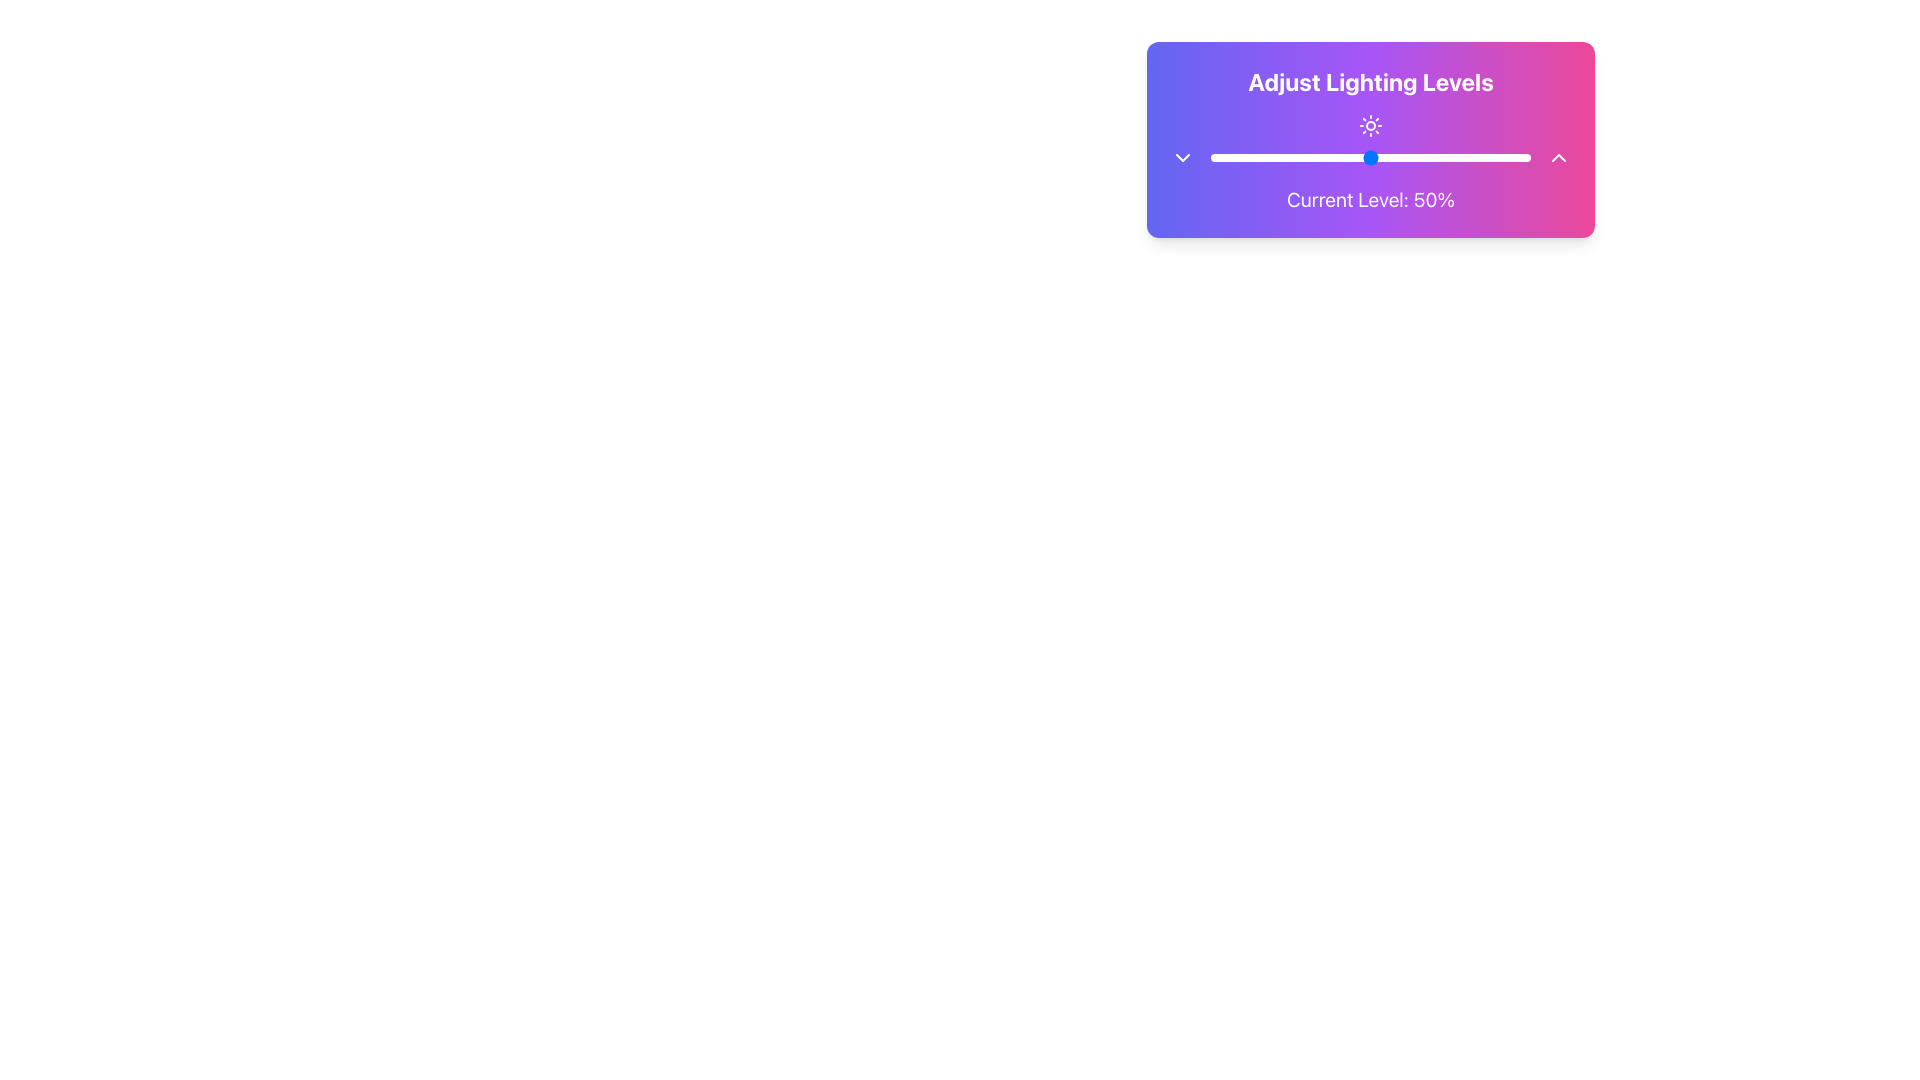 Image resolution: width=1920 pixels, height=1080 pixels. I want to click on the sun icon, which is visually depicted with a circular center and stylized rays, located directly beneath the 'Adjust Lighting Levels' label, so click(1370, 126).